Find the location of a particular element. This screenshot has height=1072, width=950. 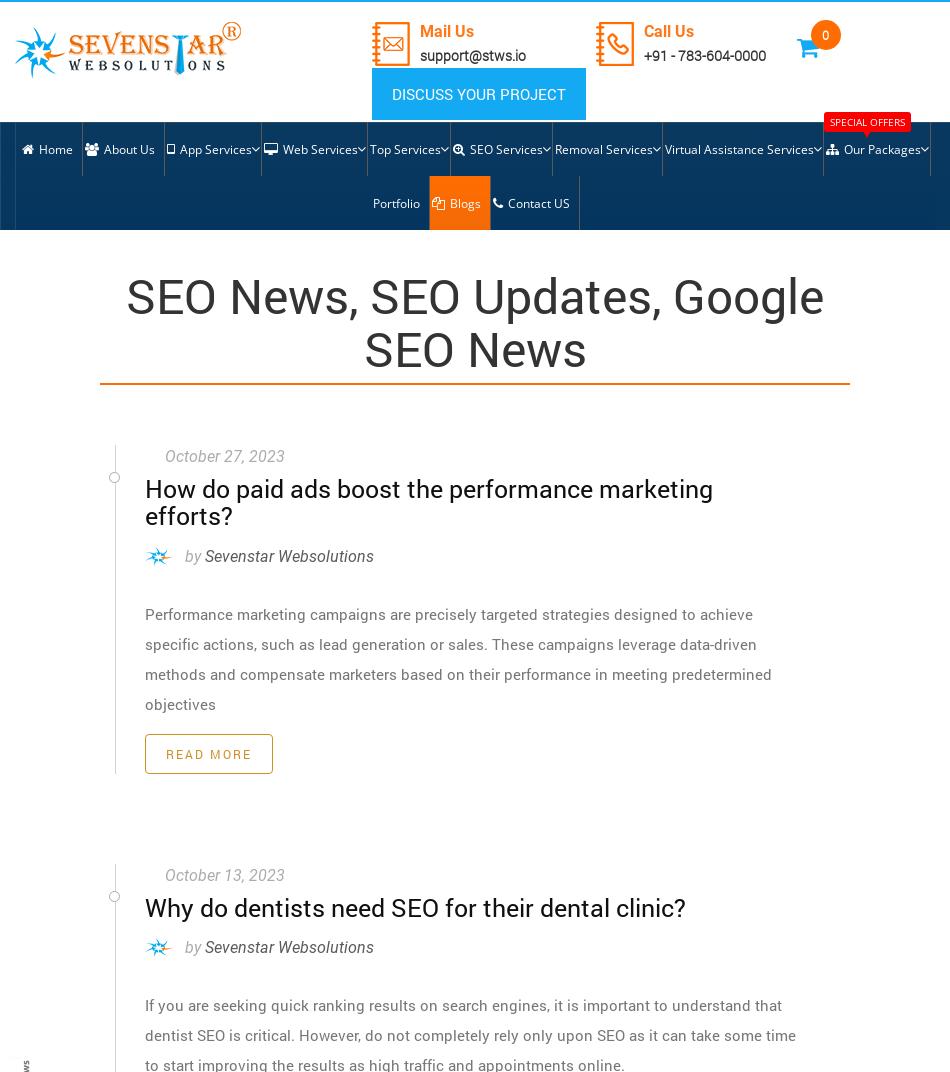

'0' is located at coordinates (824, 33).